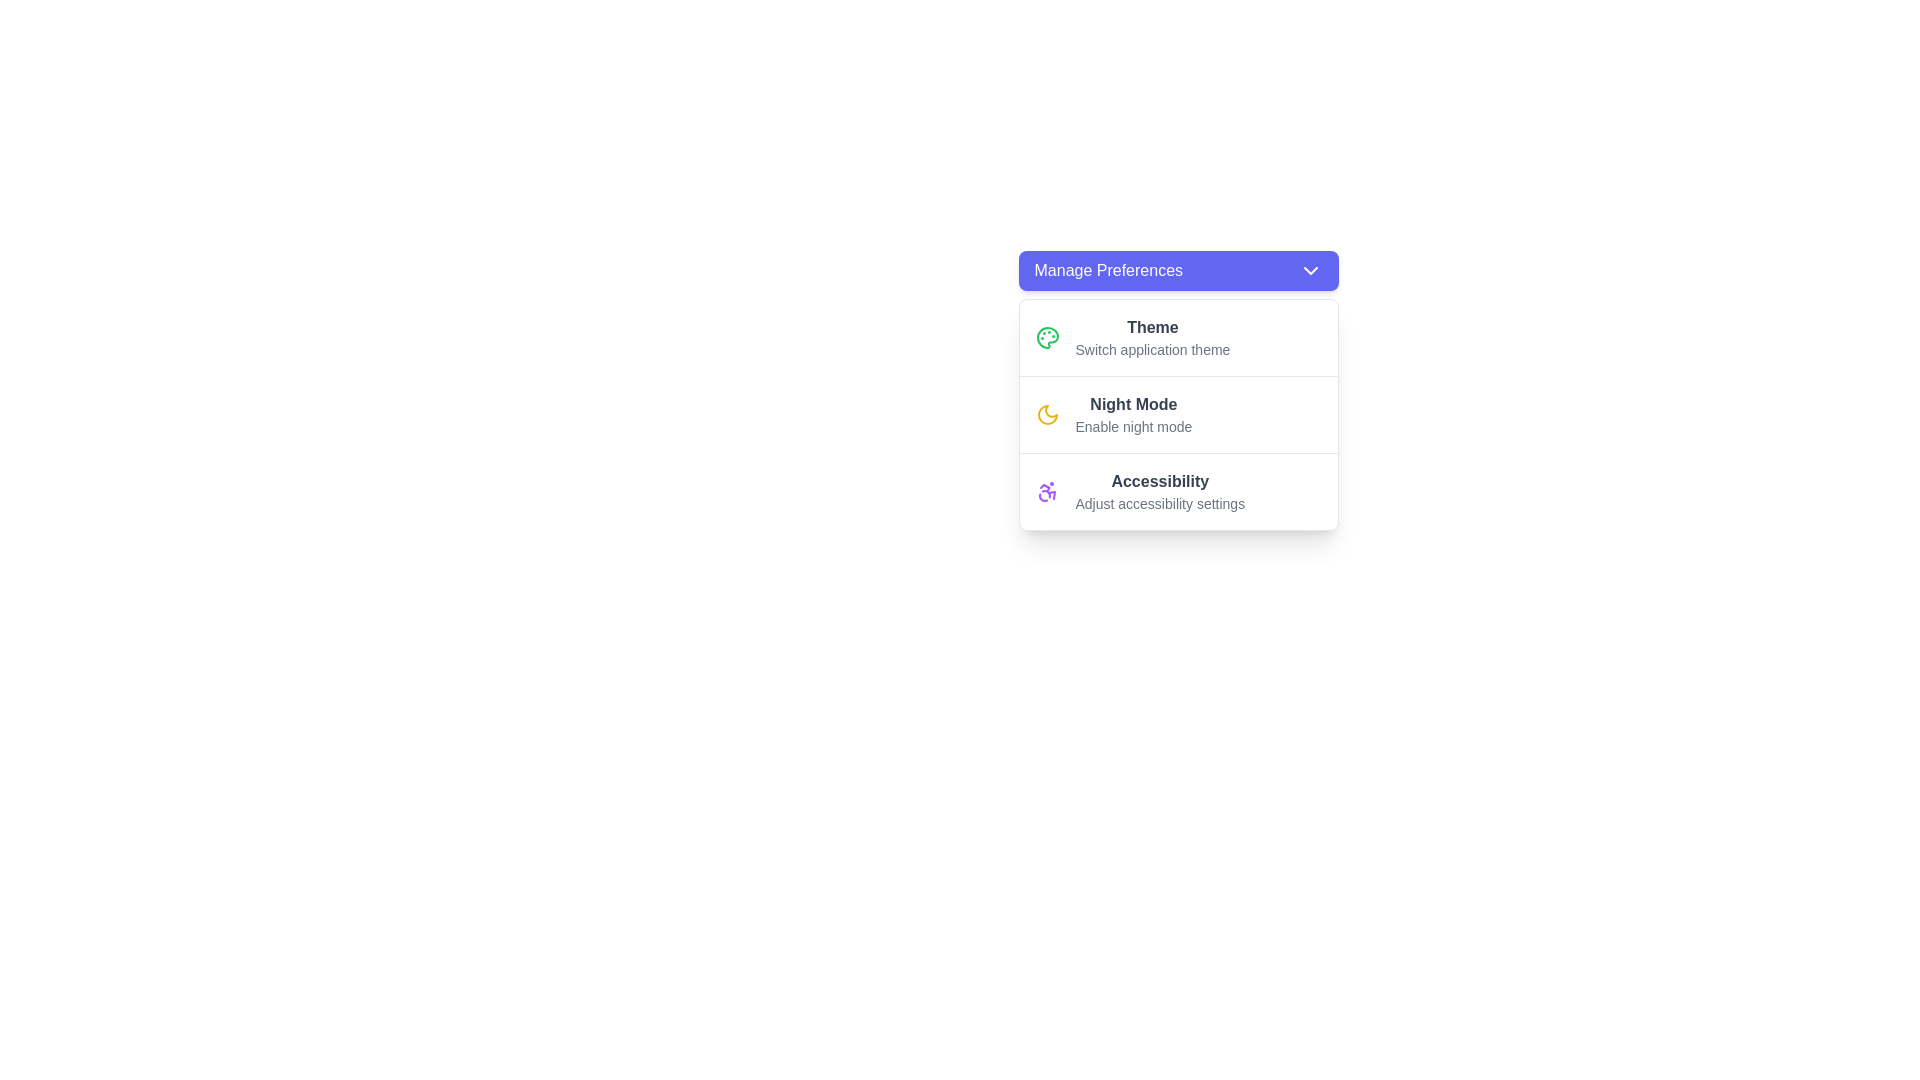 The width and height of the screenshot is (1920, 1080). What do you see at coordinates (1152, 326) in the screenshot?
I see `the static text label indicating the theme selection for the application, located within the 'Preferences' dropdown below 'Manage Preferences.'` at bounding box center [1152, 326].